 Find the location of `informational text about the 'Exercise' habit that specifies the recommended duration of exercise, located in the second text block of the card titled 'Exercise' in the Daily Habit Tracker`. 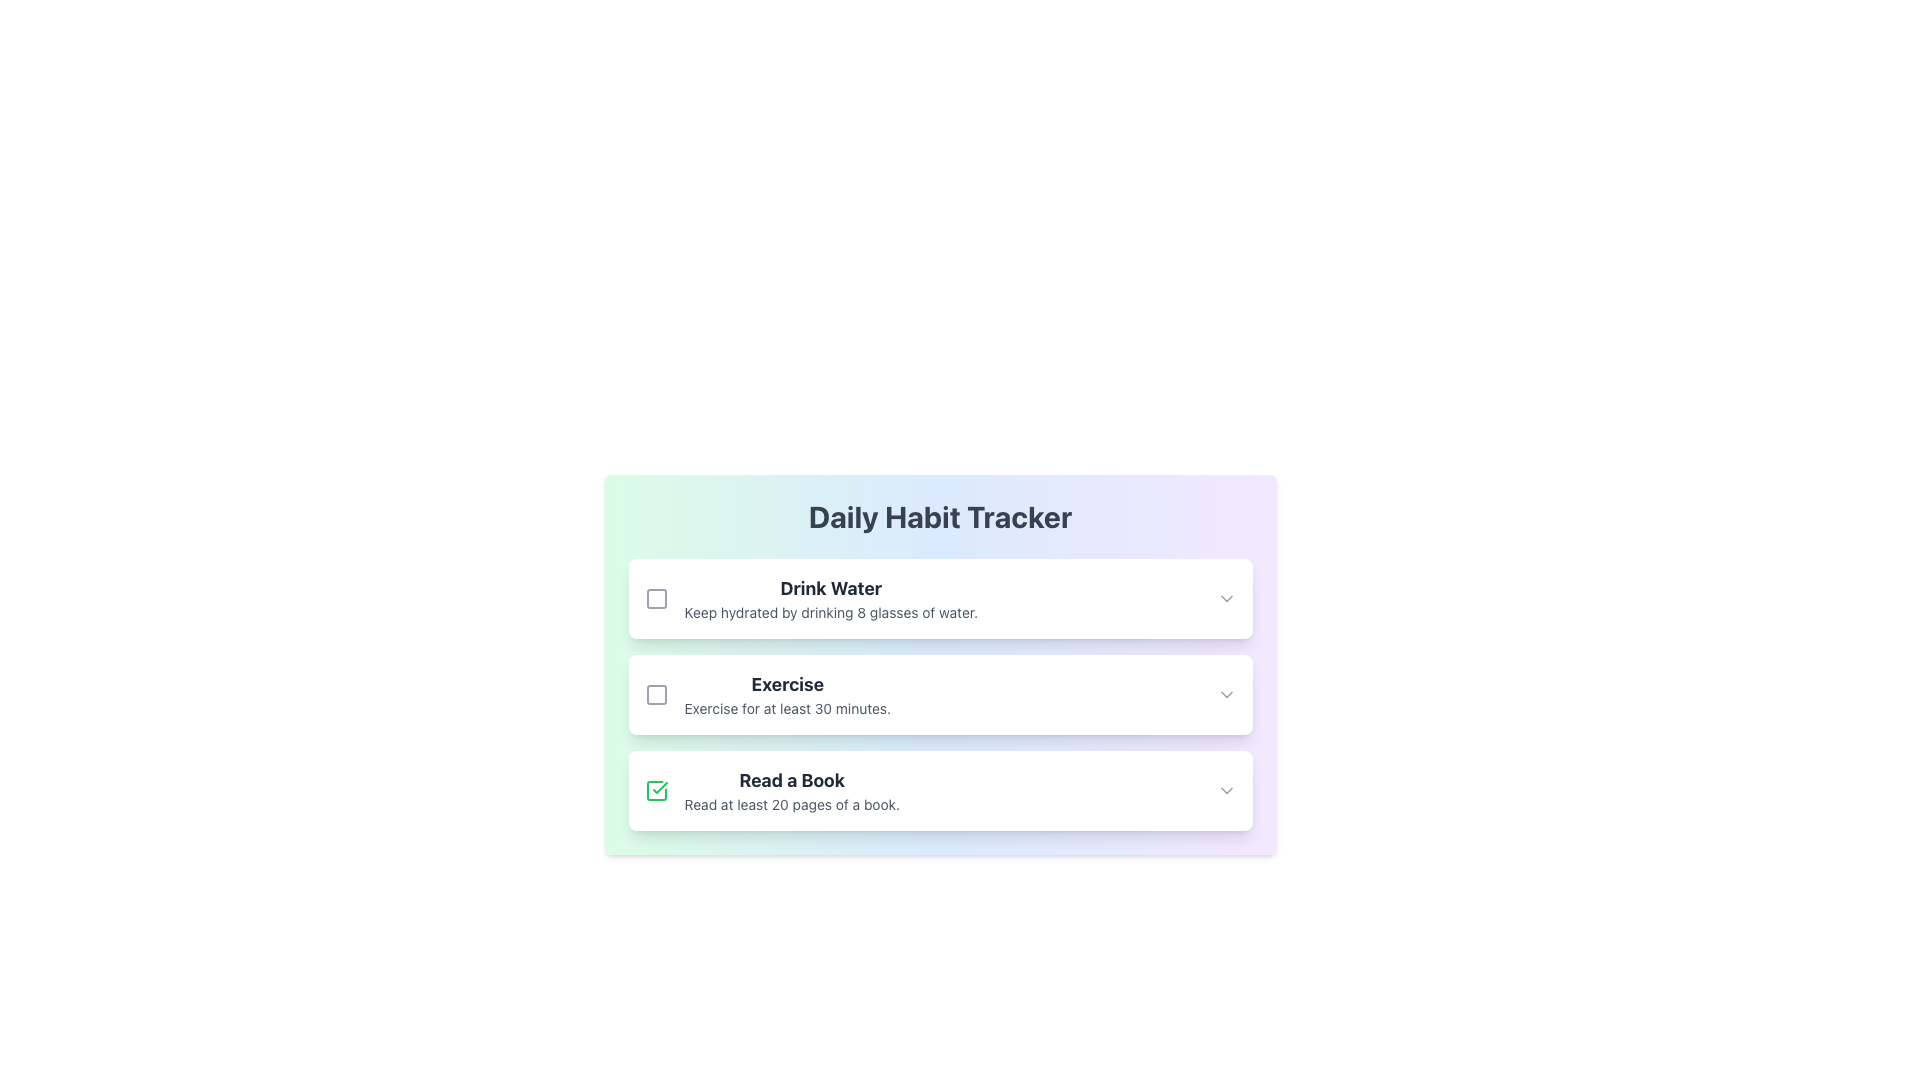

informational text about the 'Exercise' habit that specifies the recommended duration of exercise, located in the second text block of the card titled 'Exercise' in the Daily Habit Tracker is located at coordinates (786, 708).